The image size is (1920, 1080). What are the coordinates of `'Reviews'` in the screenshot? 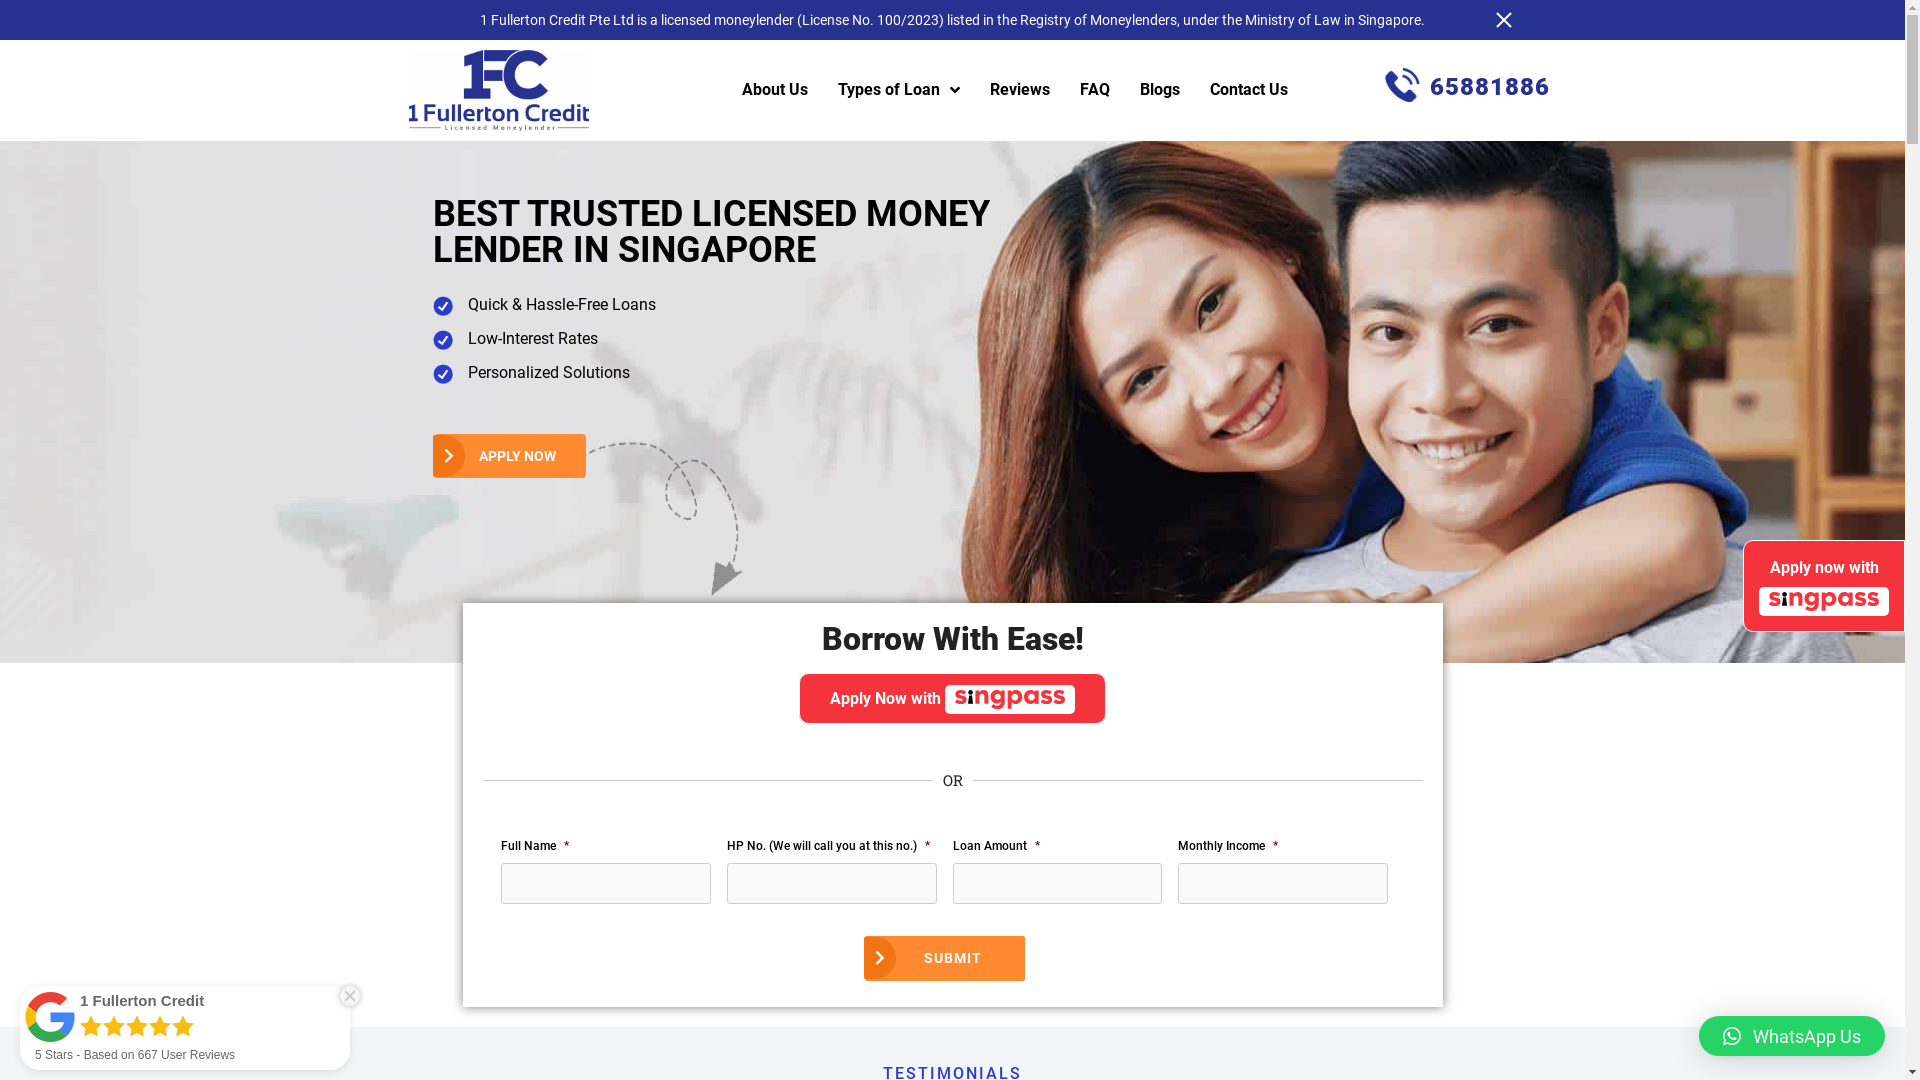 It's located at (1019, 88).